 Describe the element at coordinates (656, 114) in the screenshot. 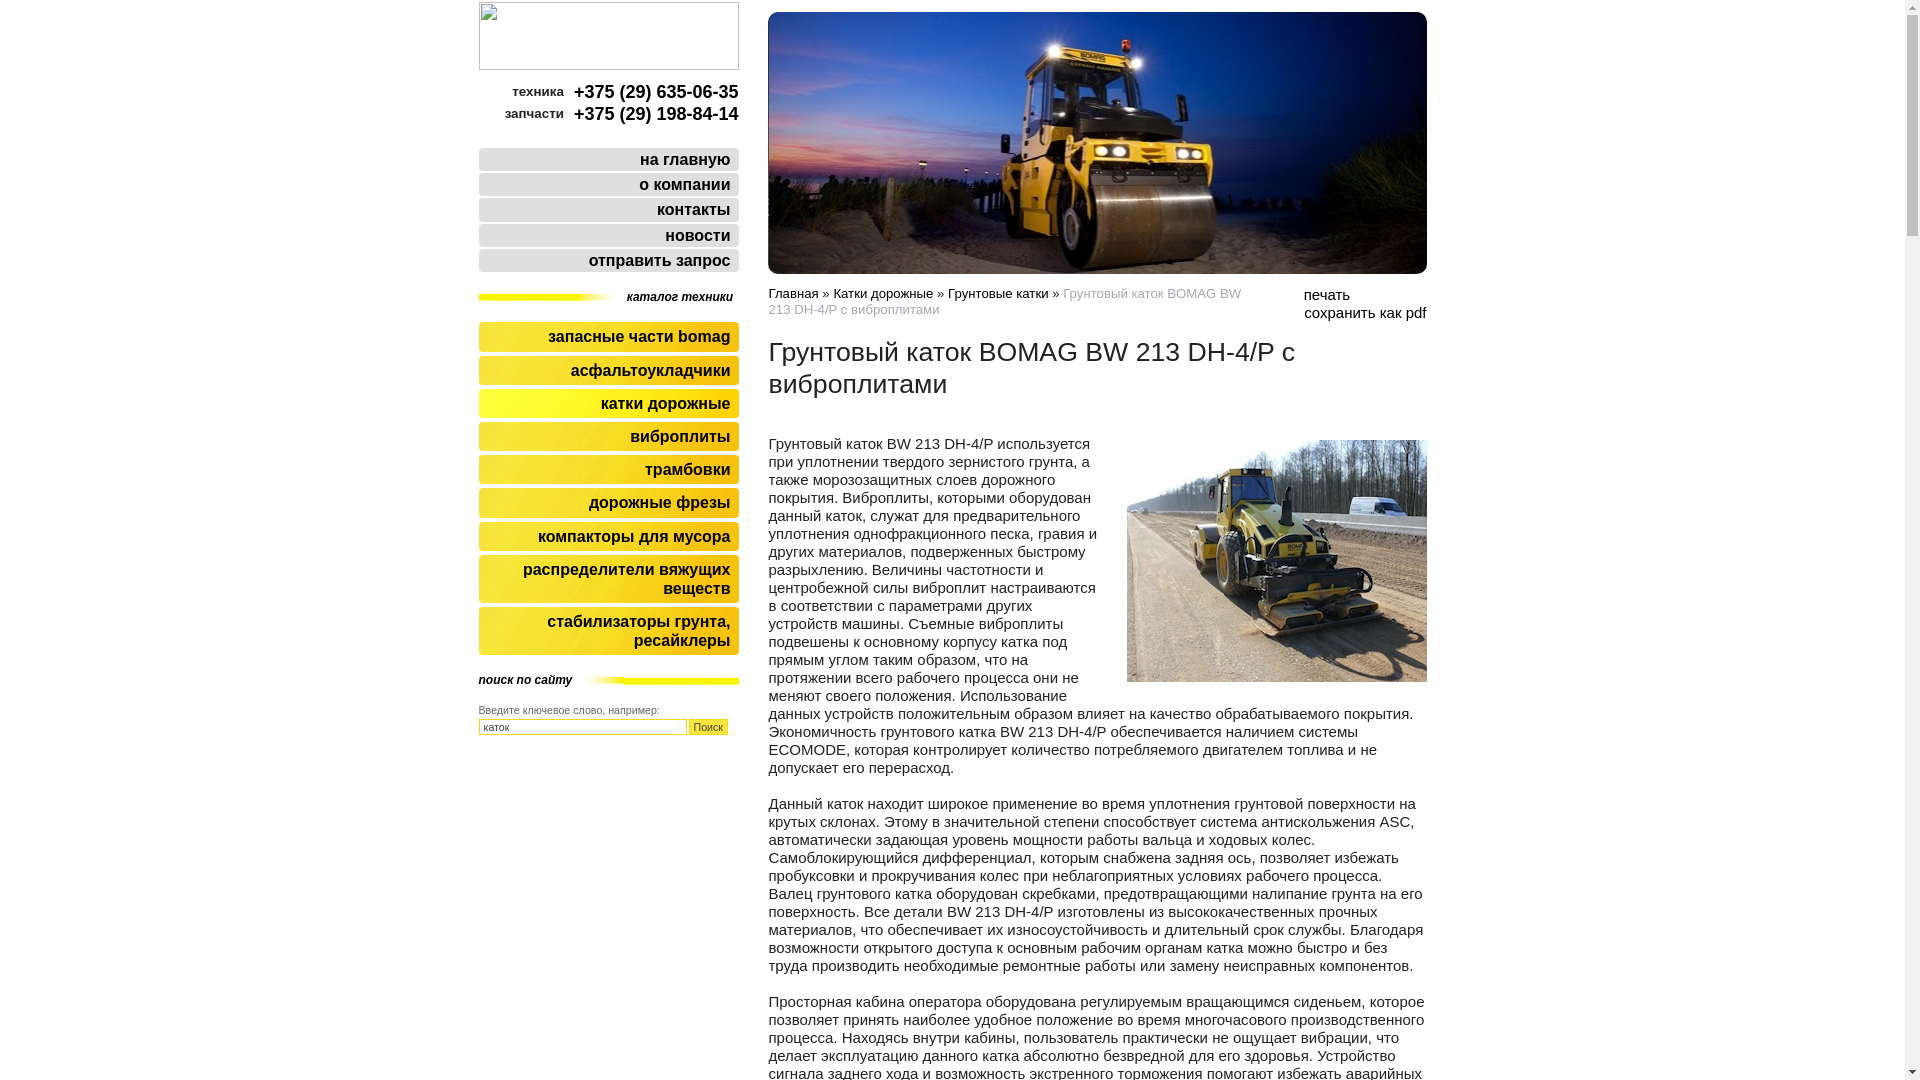

I see `'+375 (29) 198-84-14'` at that location.